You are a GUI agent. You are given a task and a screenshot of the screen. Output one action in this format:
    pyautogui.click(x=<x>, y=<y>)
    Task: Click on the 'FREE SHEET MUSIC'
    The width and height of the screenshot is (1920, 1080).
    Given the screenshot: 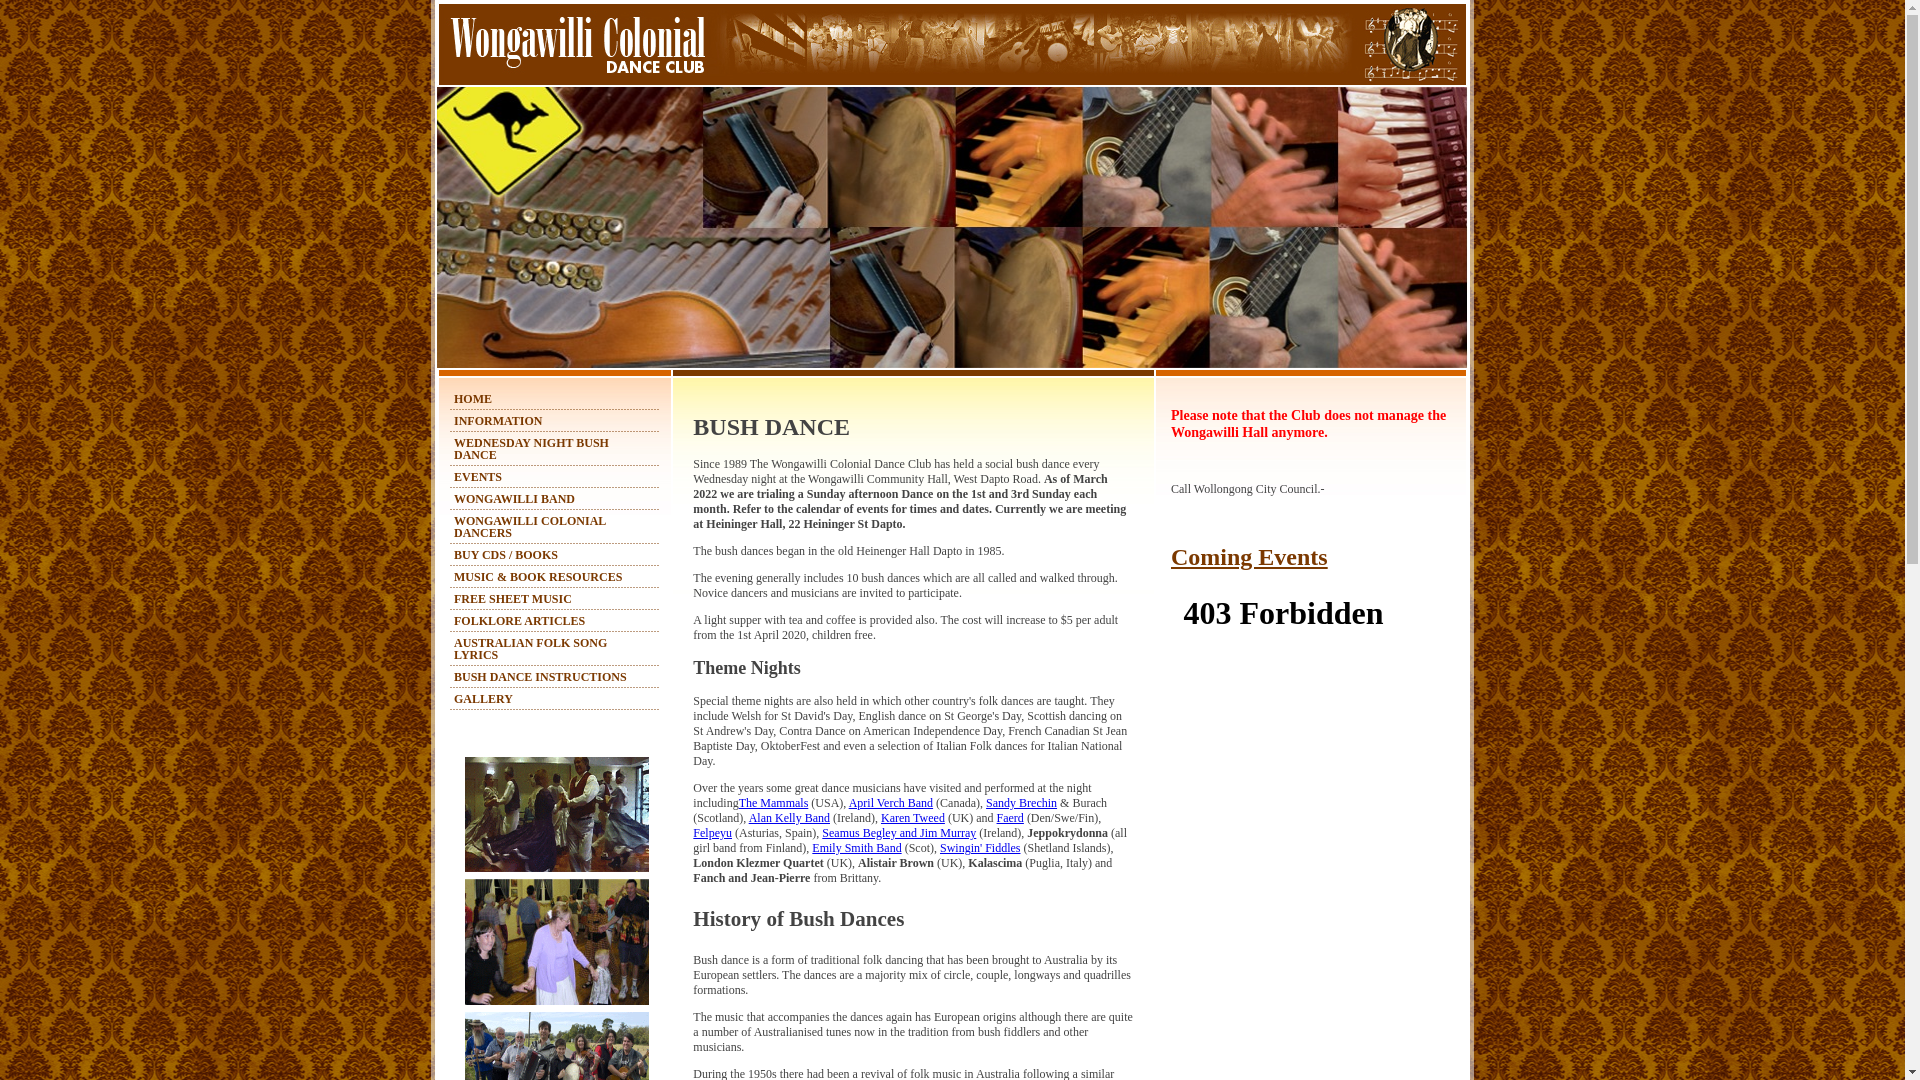 What is the action you would take?
    pyautogui.click(x=513, y=597)
    